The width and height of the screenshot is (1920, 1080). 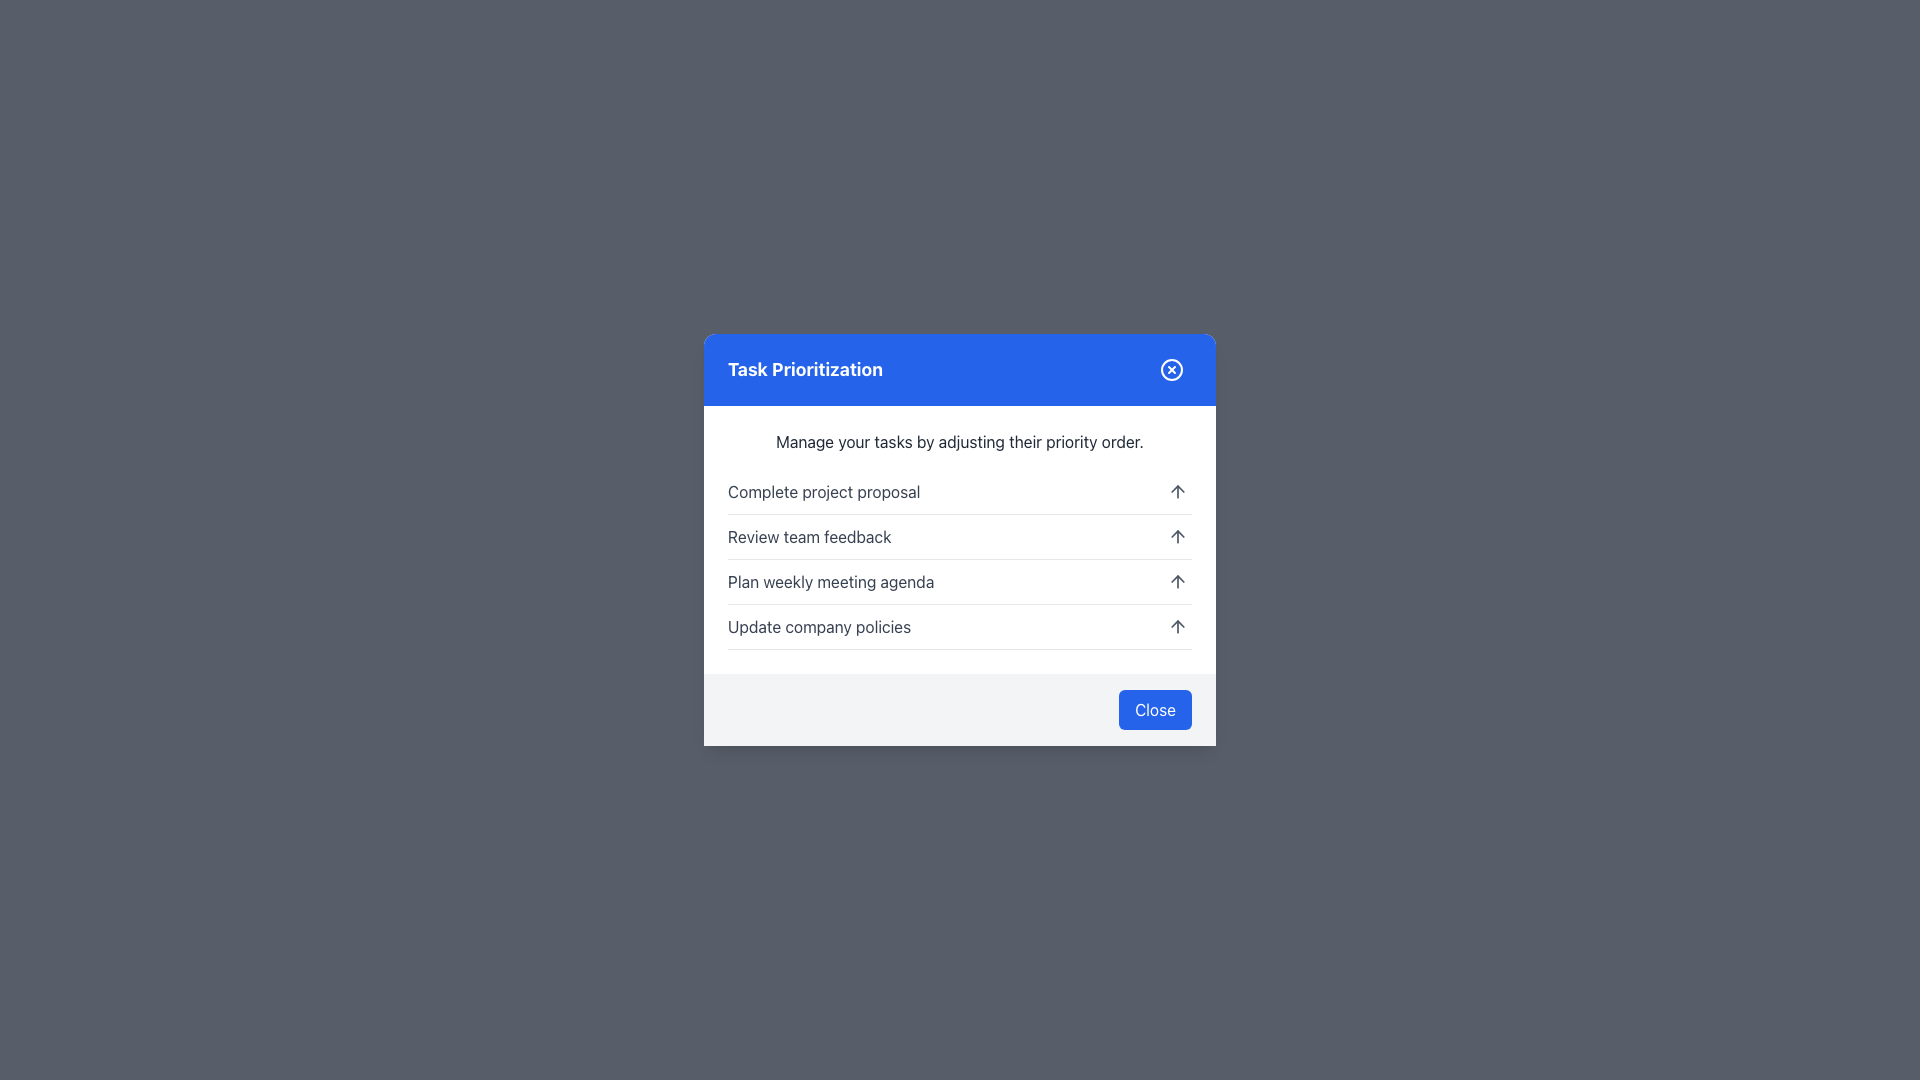 I want to click on the second upward-pointing arrow button located, so click(x=1177, y=535).